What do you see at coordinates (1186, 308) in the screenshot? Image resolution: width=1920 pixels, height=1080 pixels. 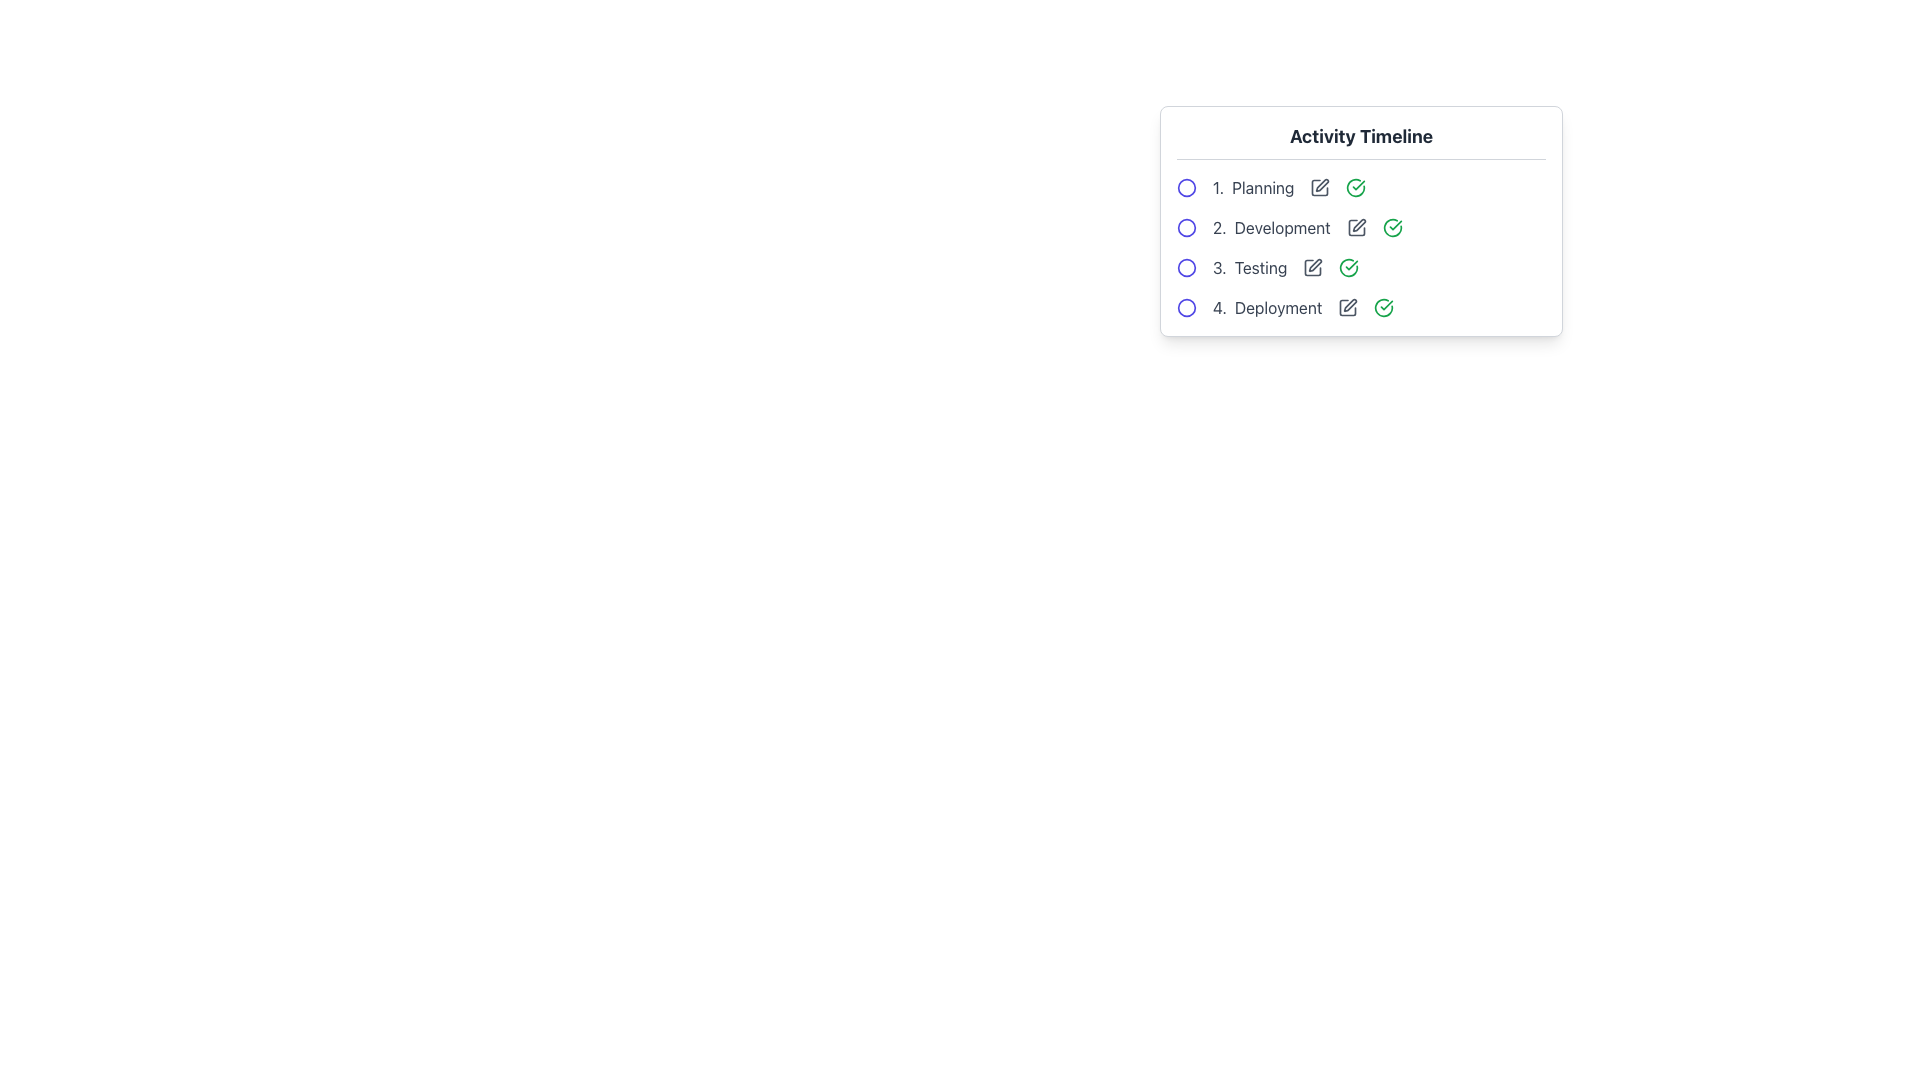 I see `the circular indigo blue Status Indicator icon located to the left of the text '4. Deployment' to interact with it` at bounding box center [1186, 308].